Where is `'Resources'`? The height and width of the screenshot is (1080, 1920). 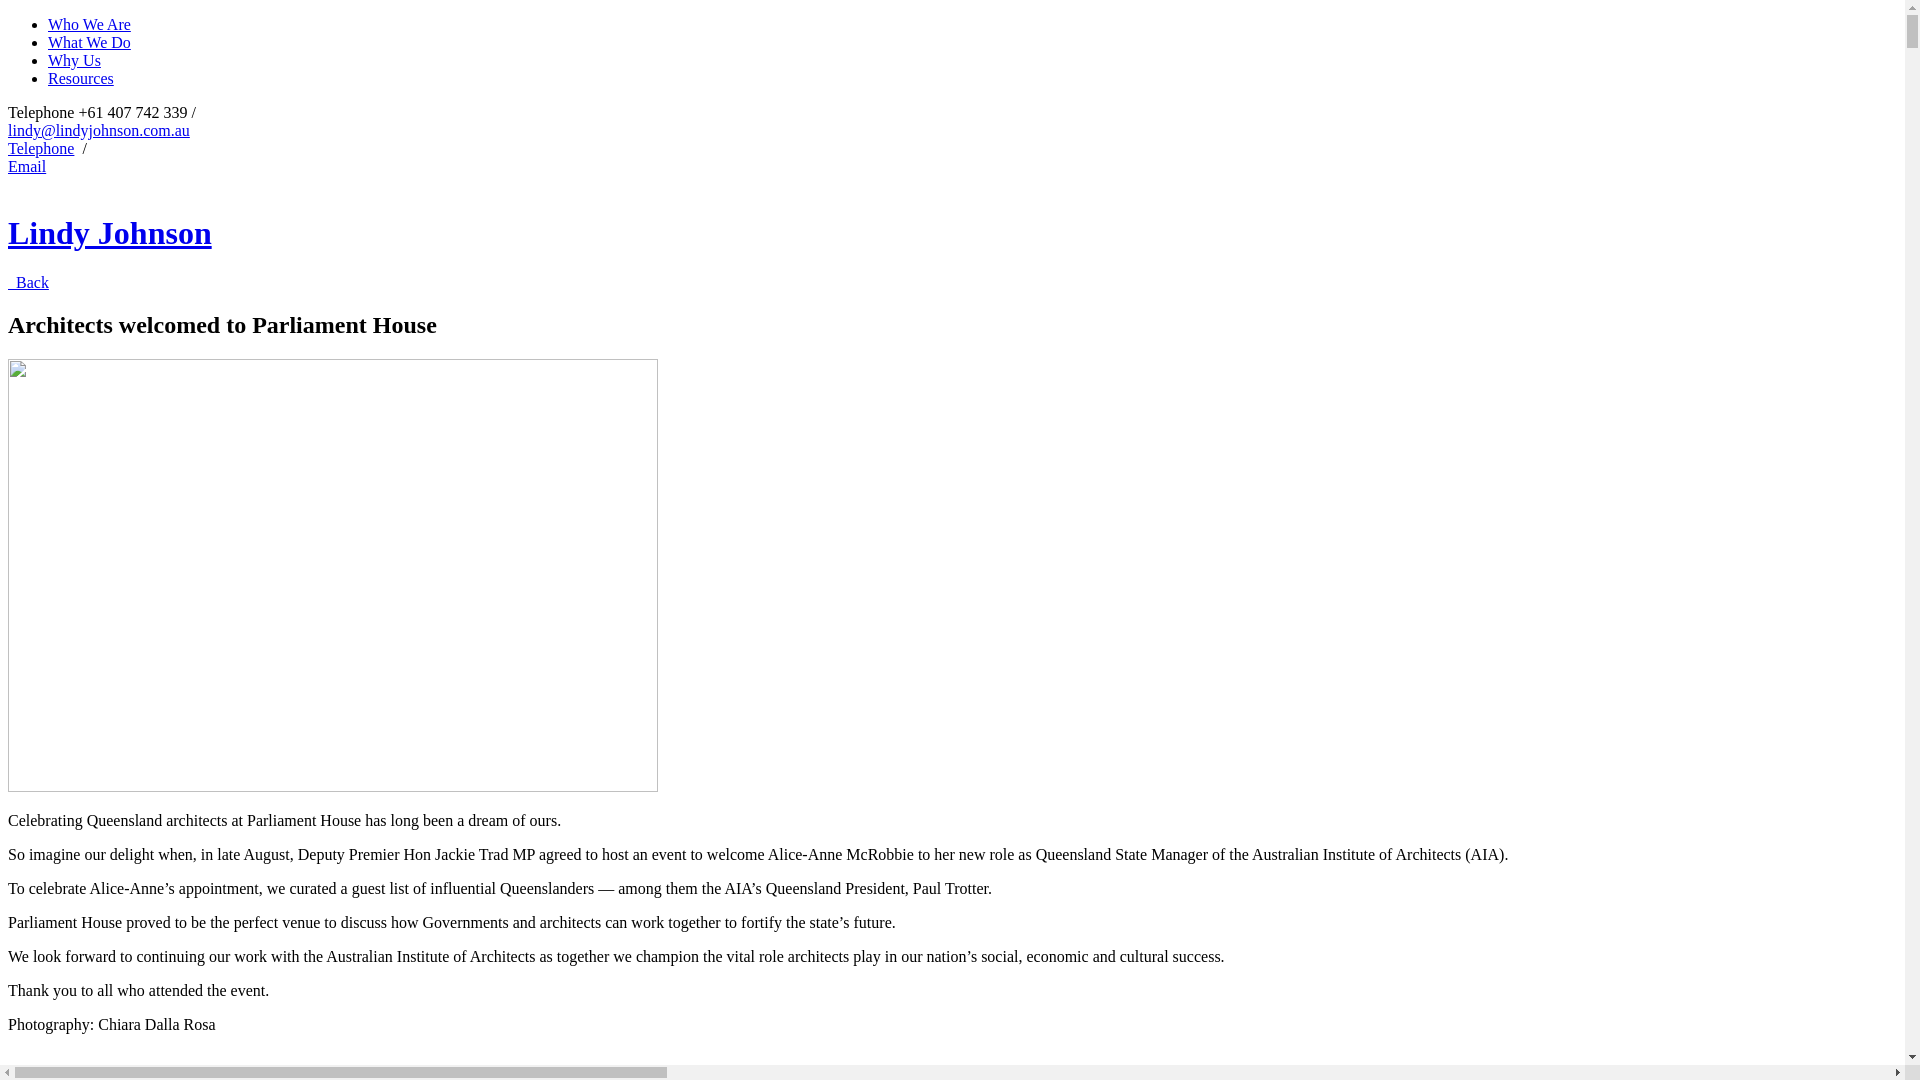 'Resources' is located at coordinates (48, 77).